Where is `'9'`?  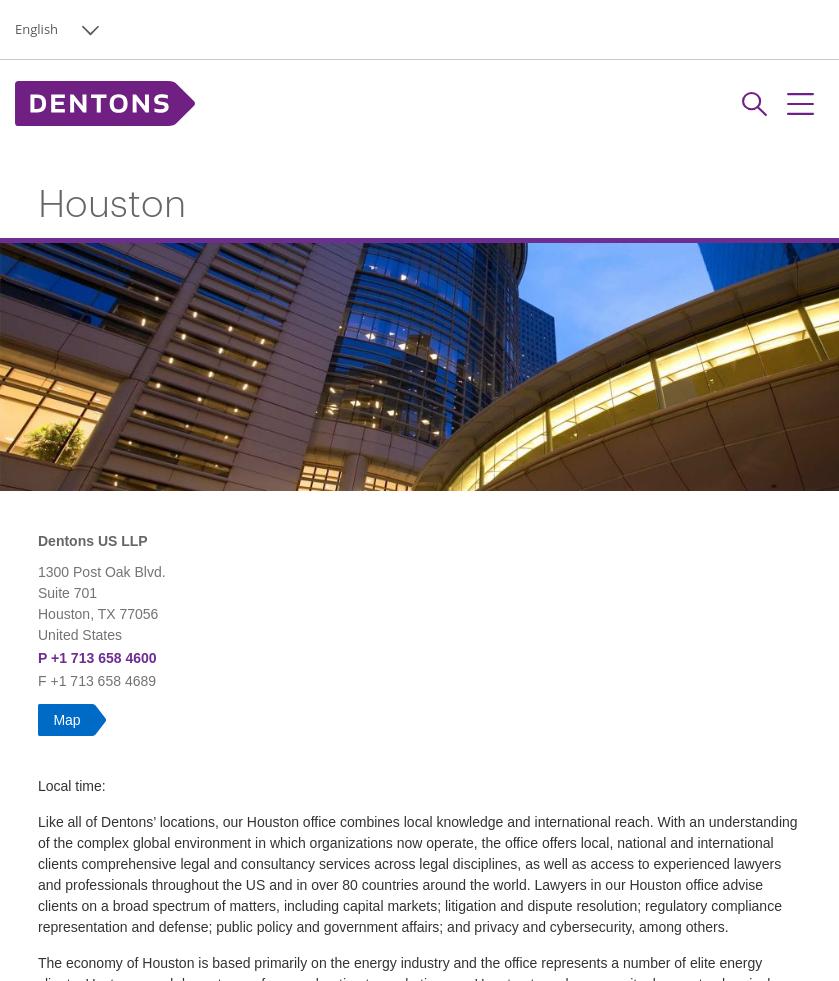 '9' is located at coordinates (152, 680).